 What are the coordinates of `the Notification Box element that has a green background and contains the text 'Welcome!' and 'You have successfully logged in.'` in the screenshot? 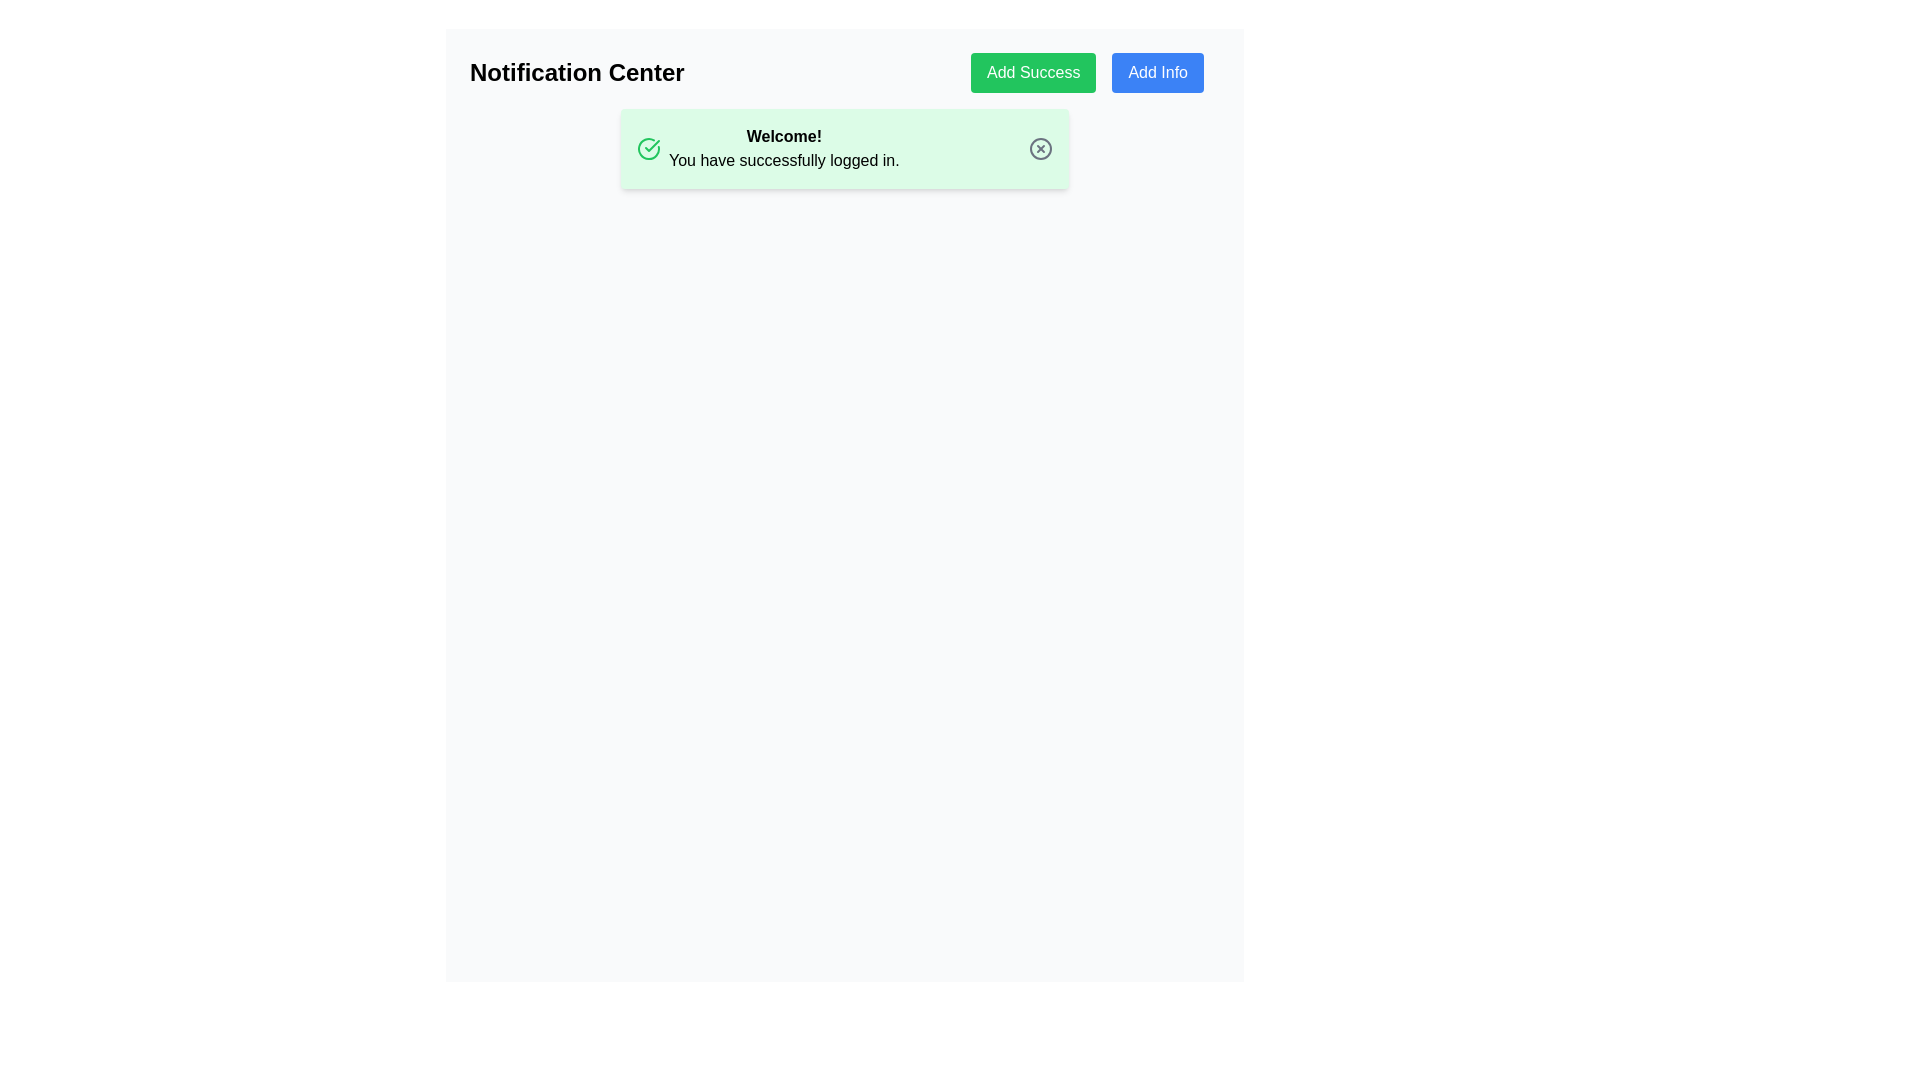 It's located at (844, 148).